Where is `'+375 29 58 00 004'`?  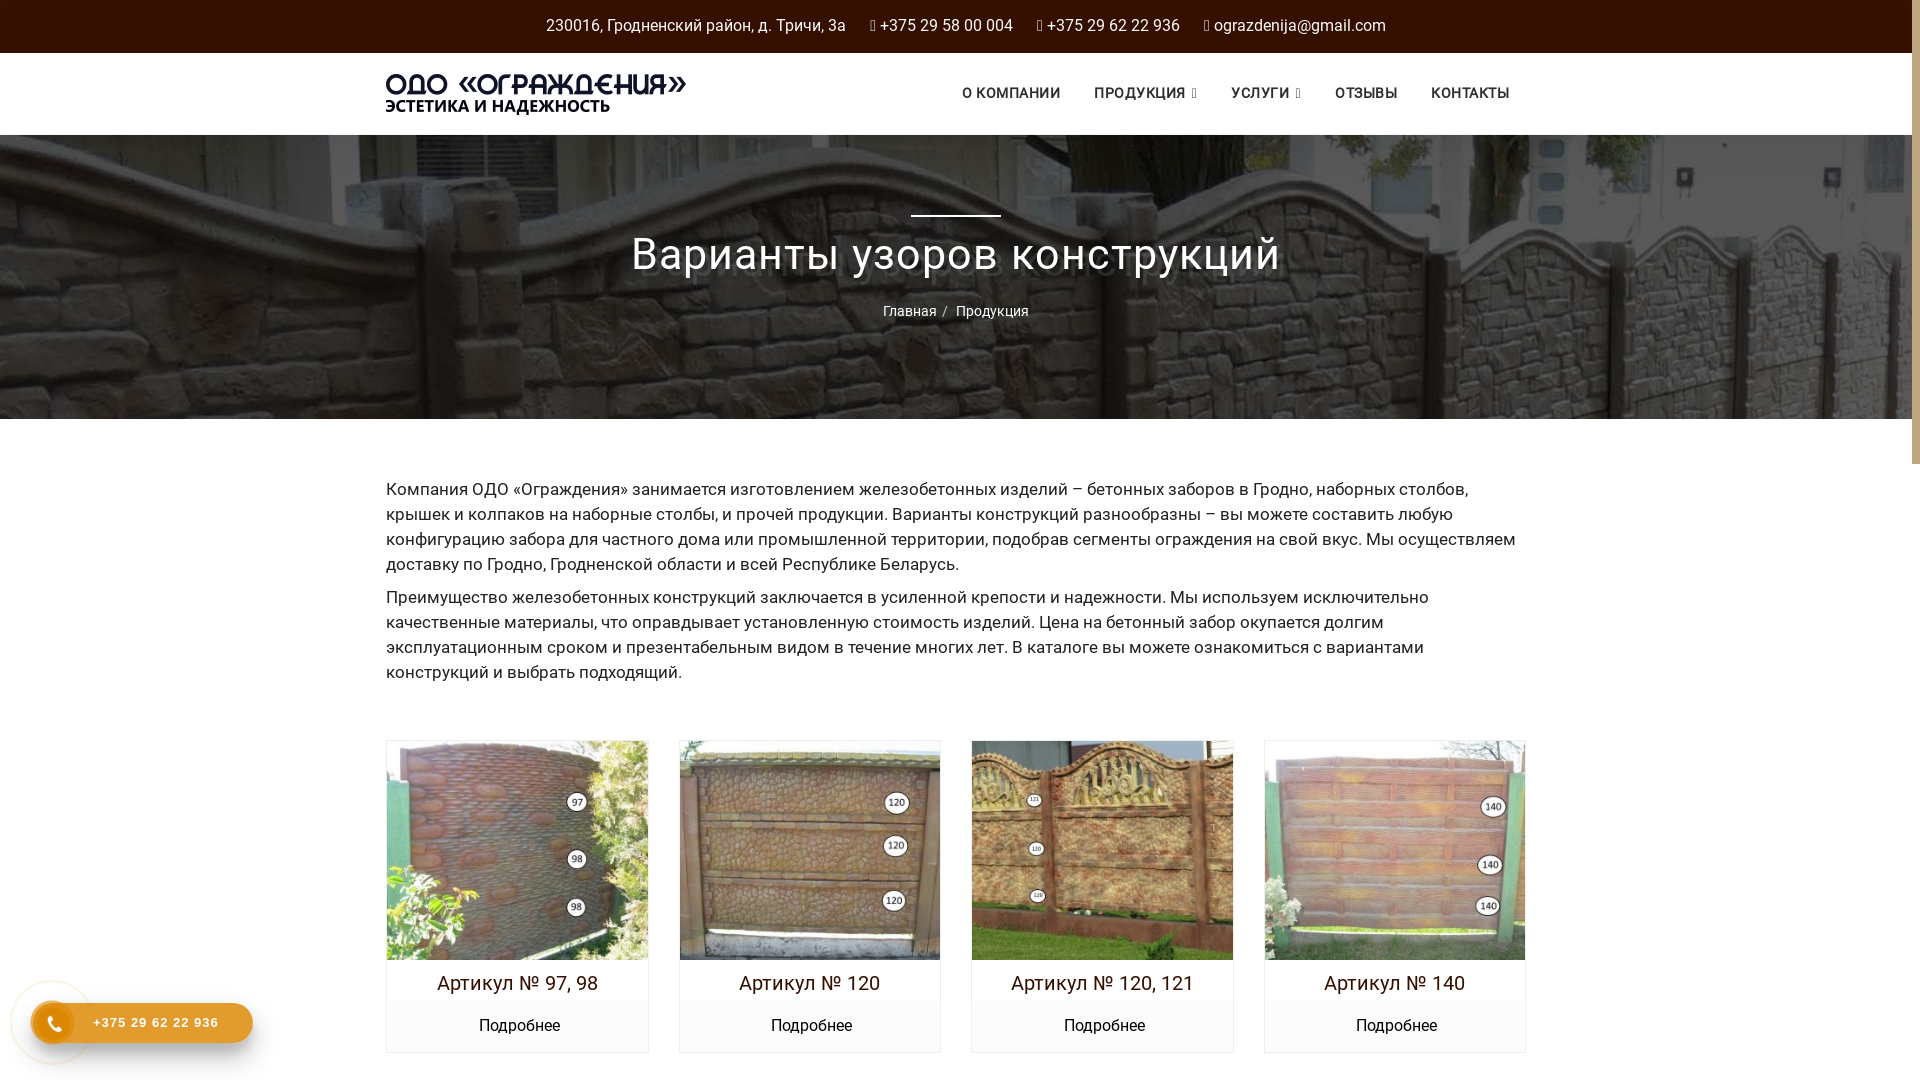 '+375 29 58 00 004' is located at coordinates (945, 25).